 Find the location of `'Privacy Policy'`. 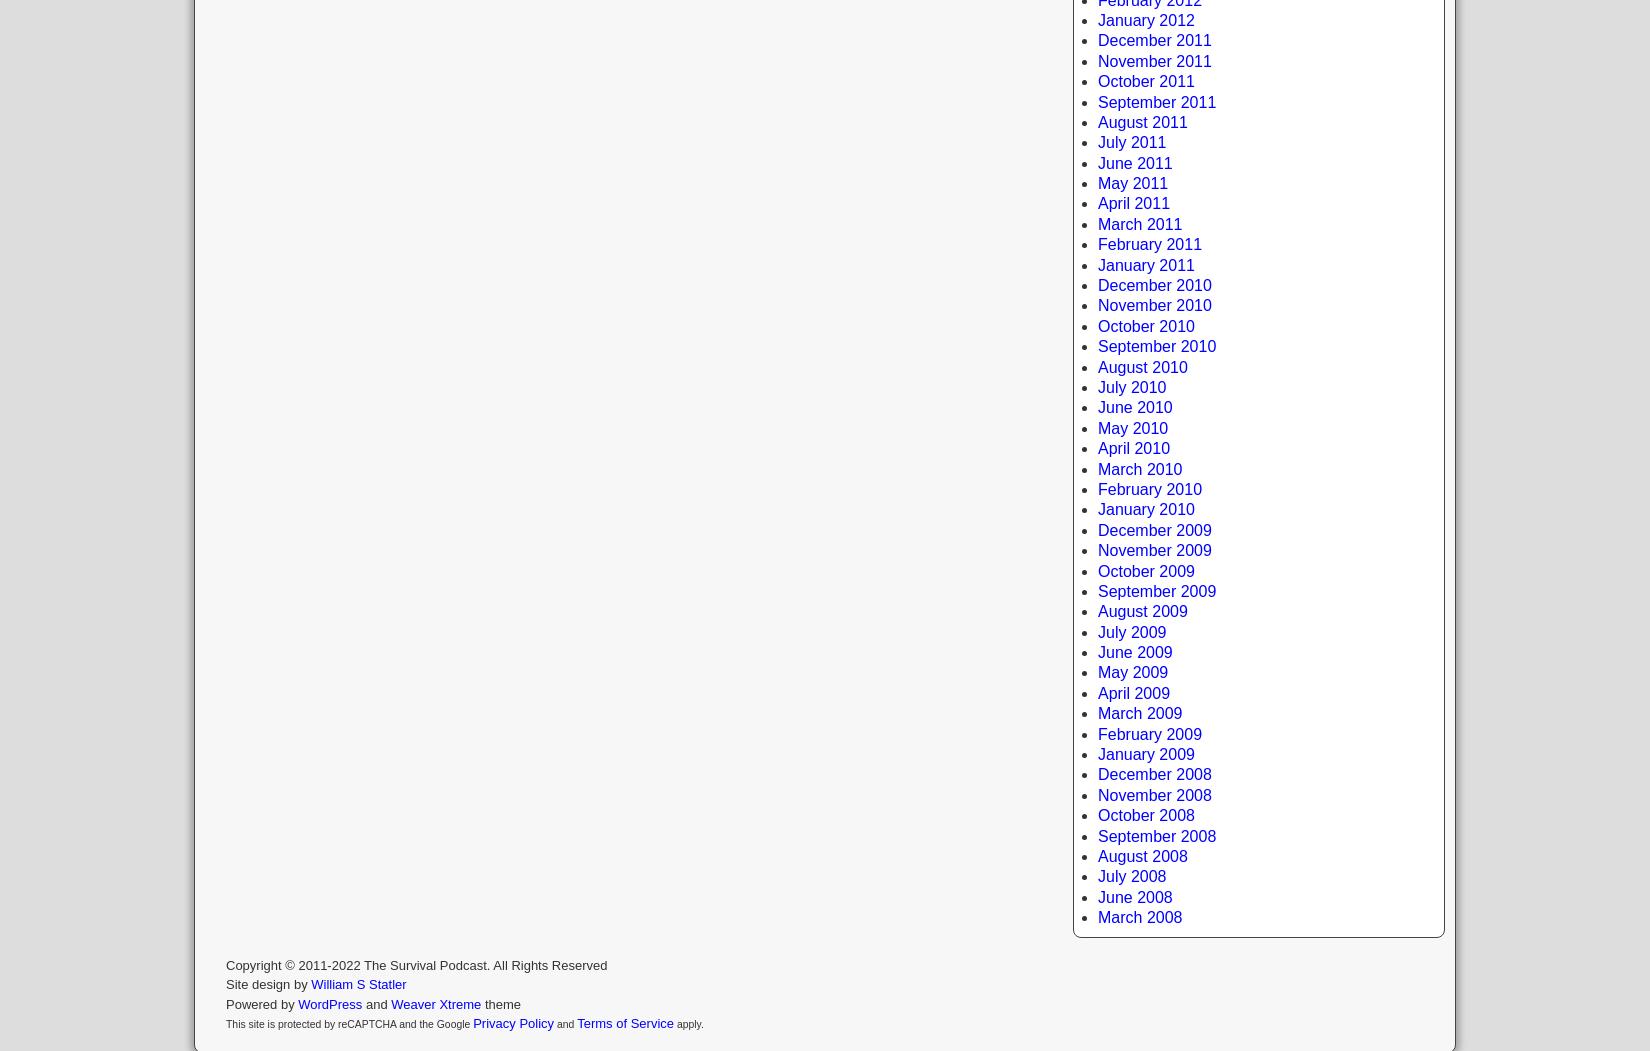

'Privacy Policy' is located at coordinates (472, 1022).